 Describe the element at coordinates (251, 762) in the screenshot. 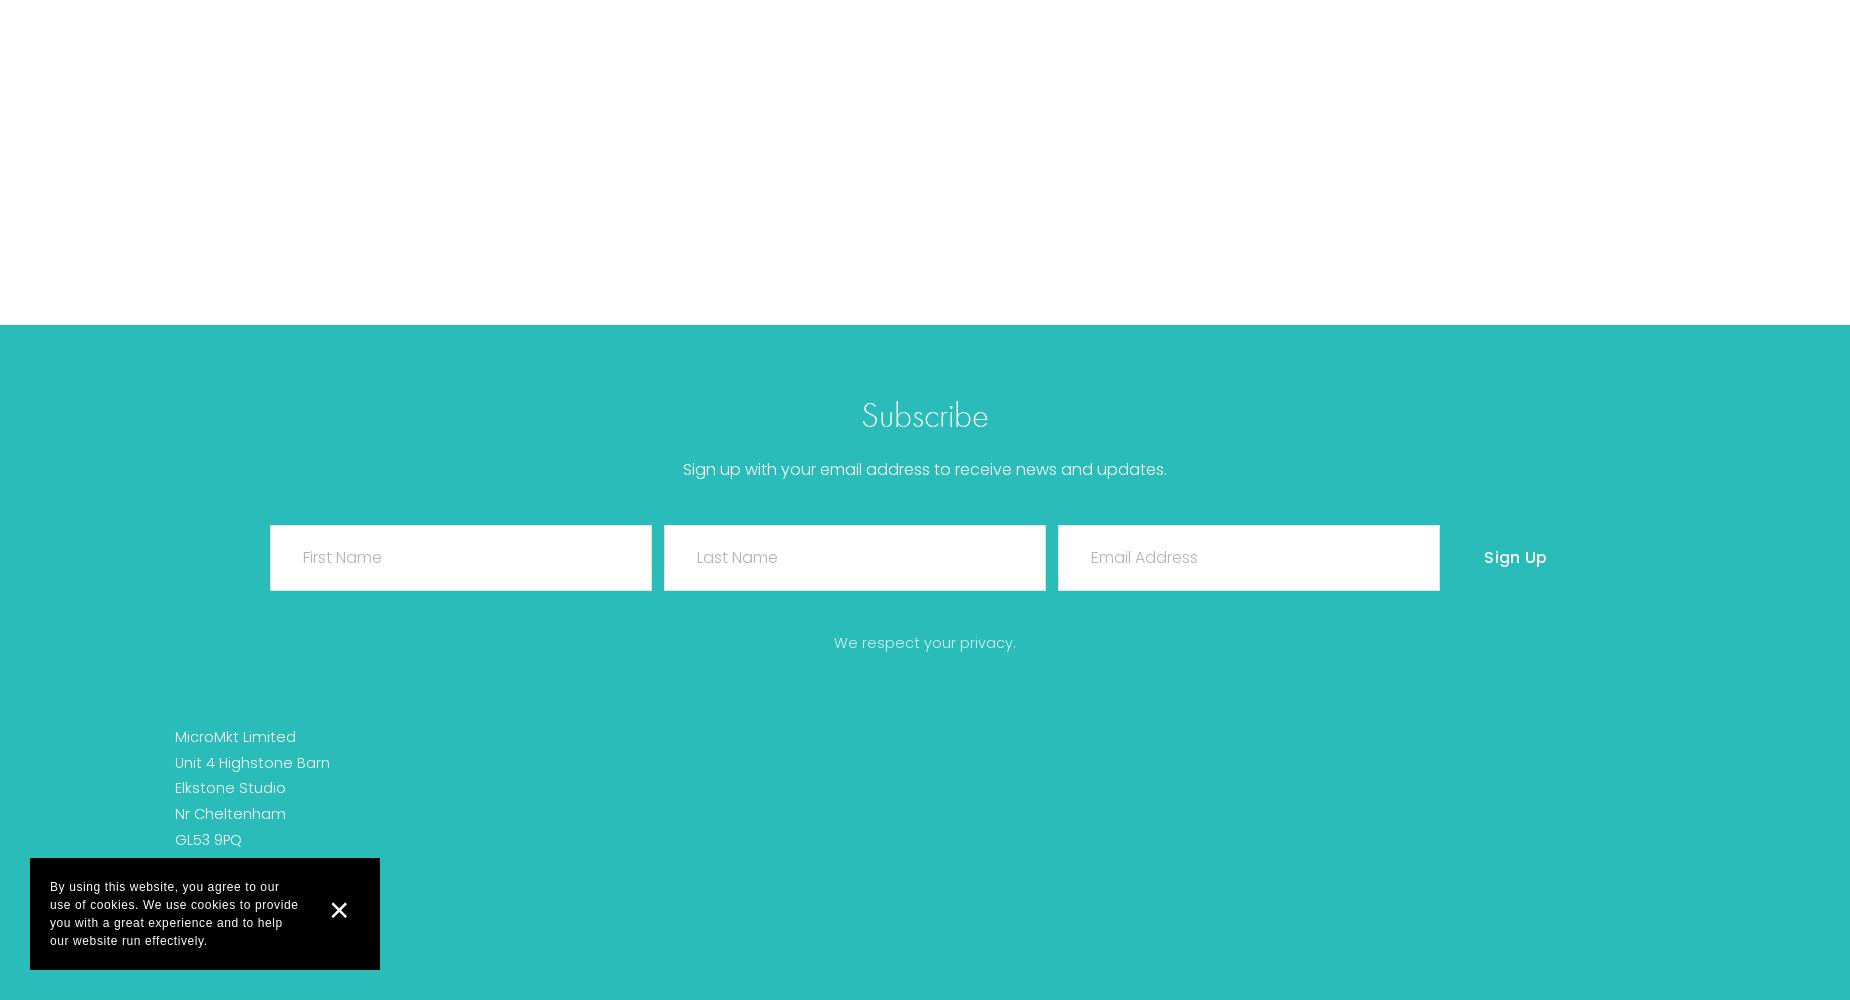

I see `'Unit 4 Highstone Barn'` at that location.